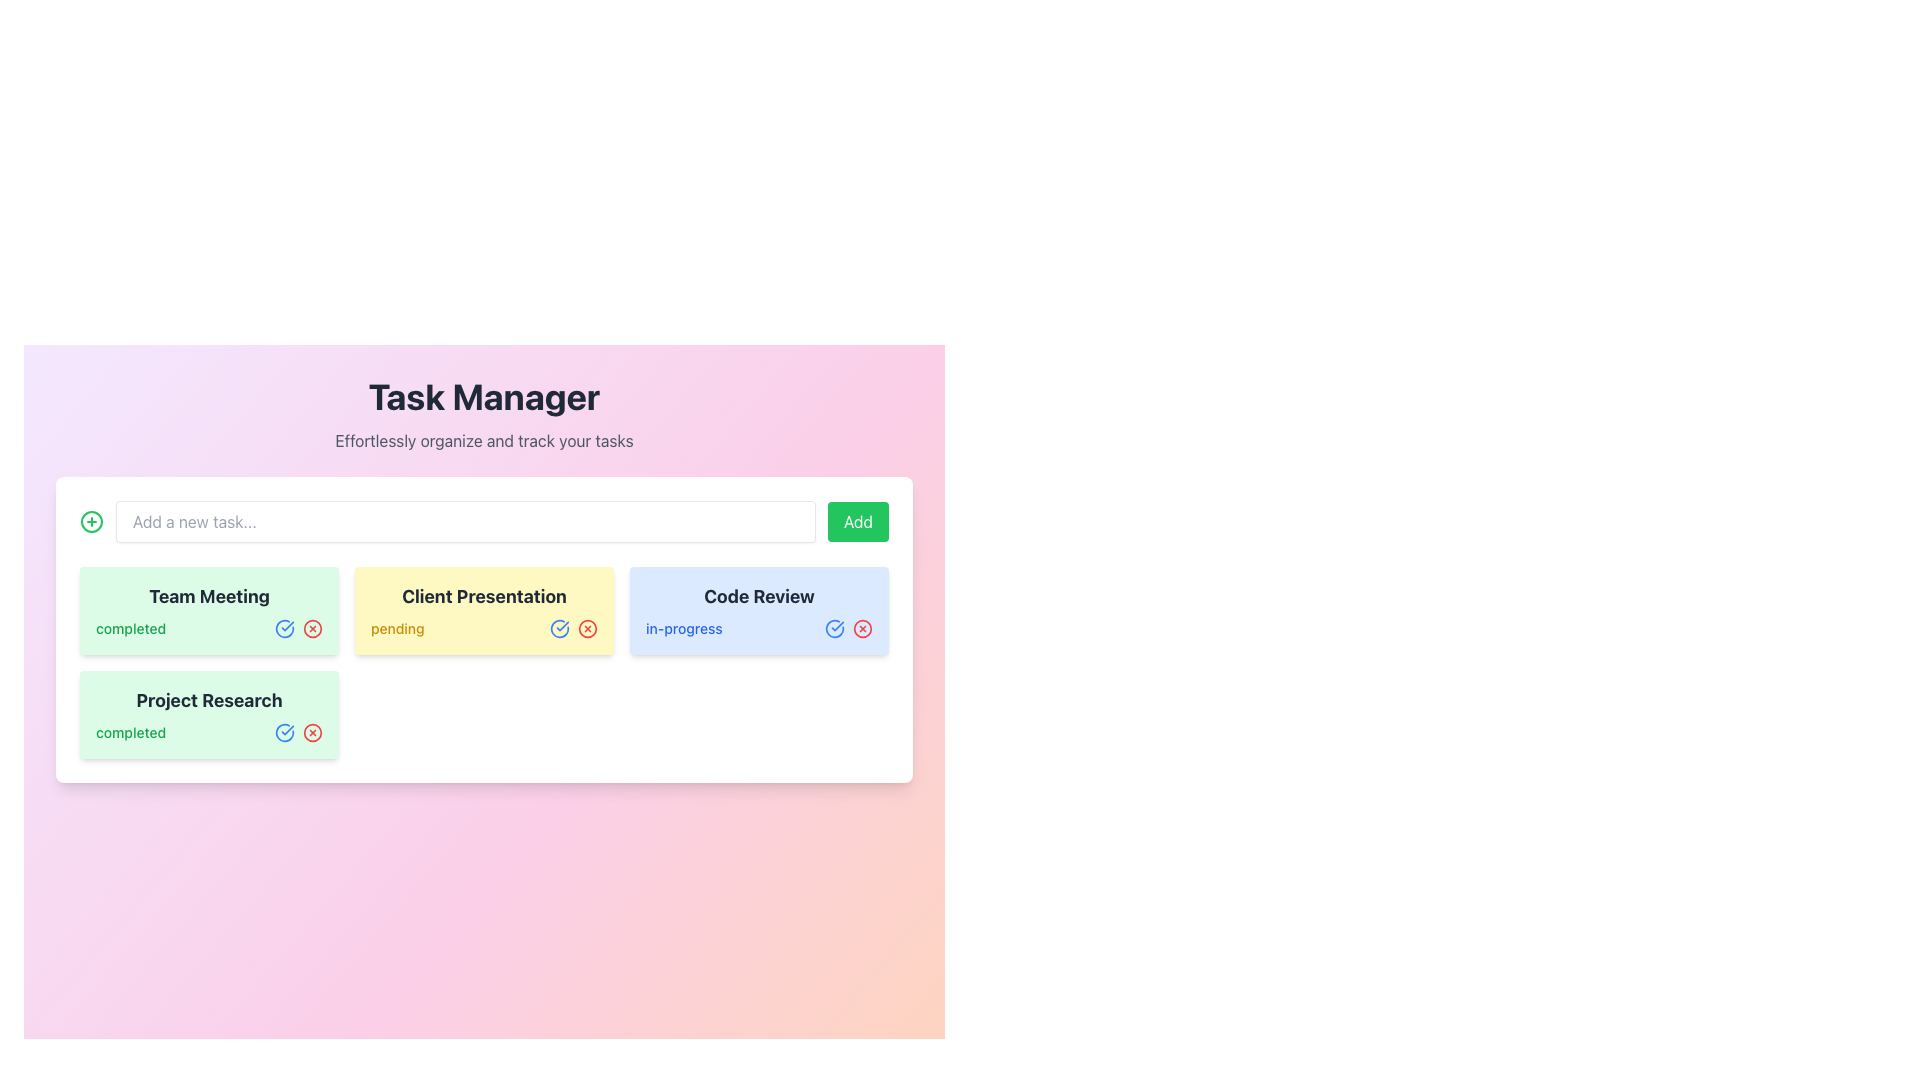  I want to click on the green 'completed' label indicating the completion status of the 'Team Meeting' task in the Task Manager interface, so click(130, 627).